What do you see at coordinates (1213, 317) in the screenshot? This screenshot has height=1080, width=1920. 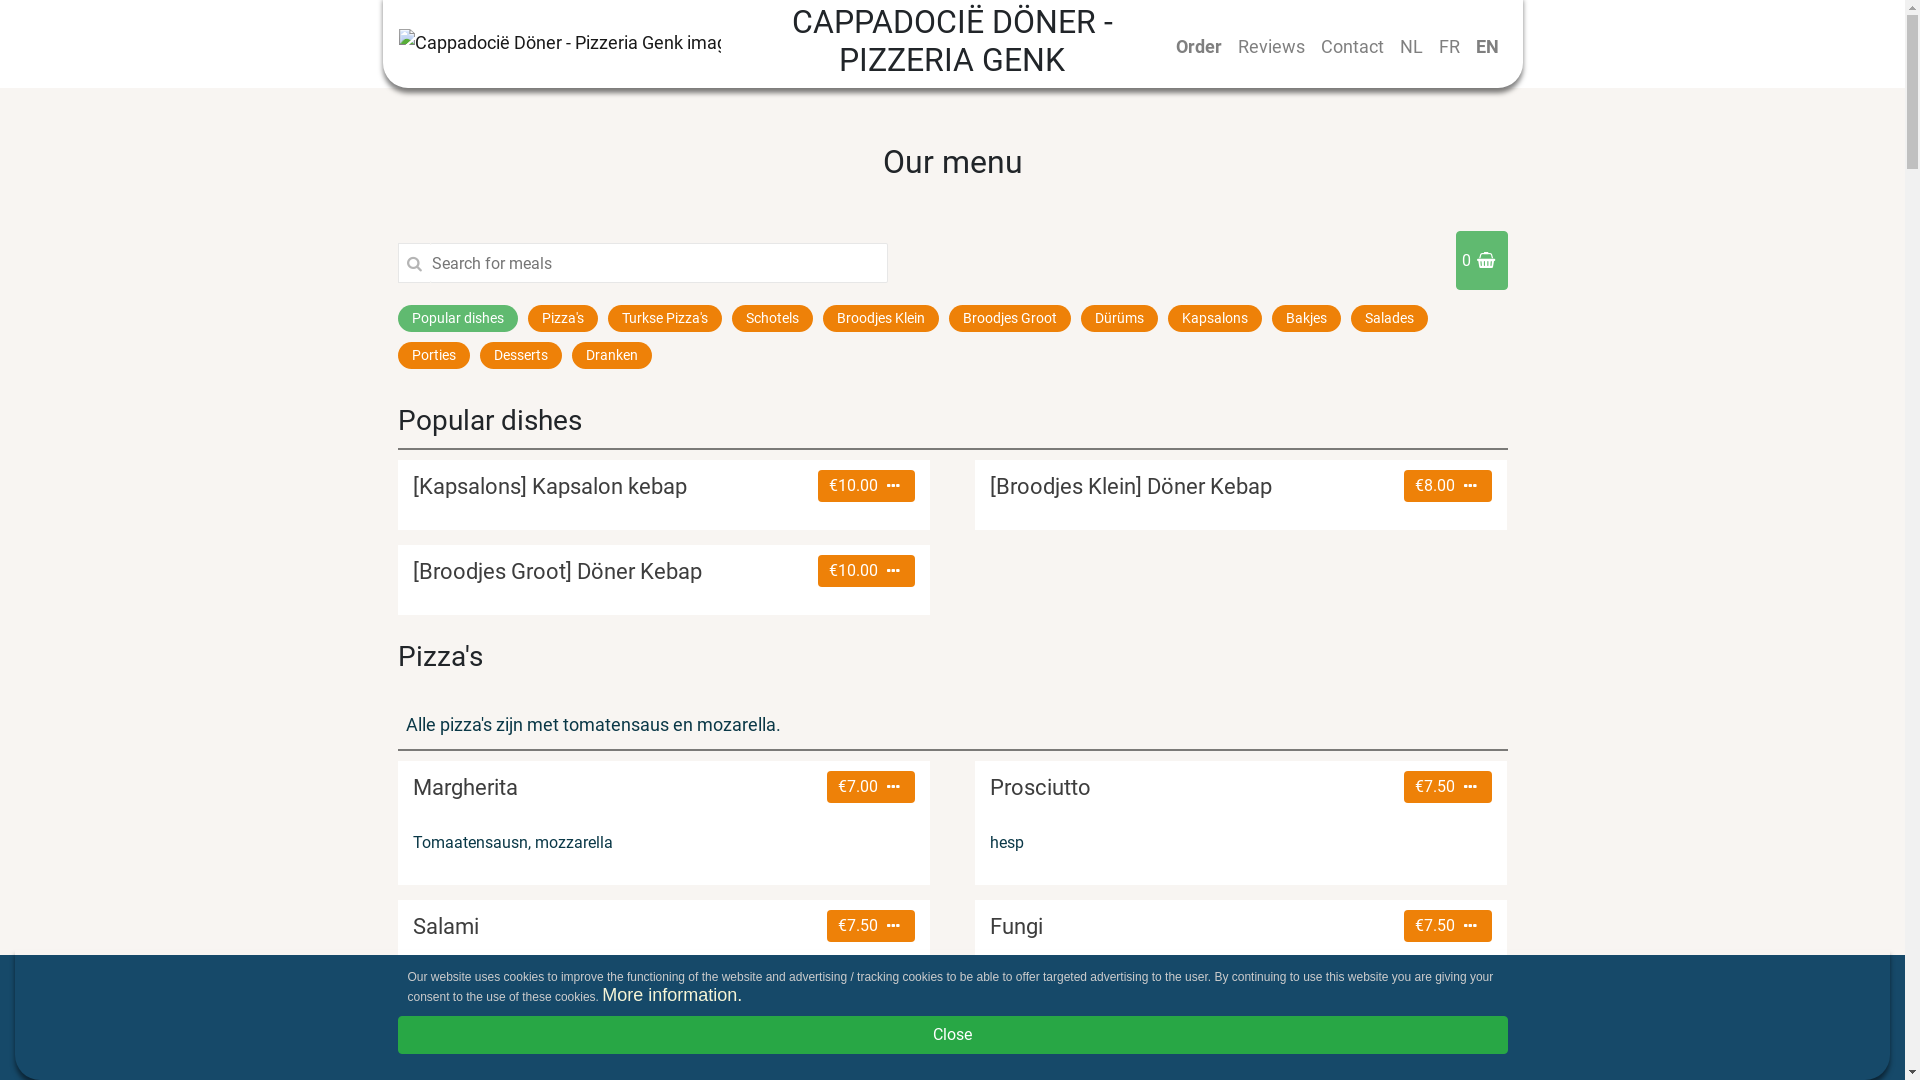 I see `'Kapsalons'` at bounding box center [1213, 317].